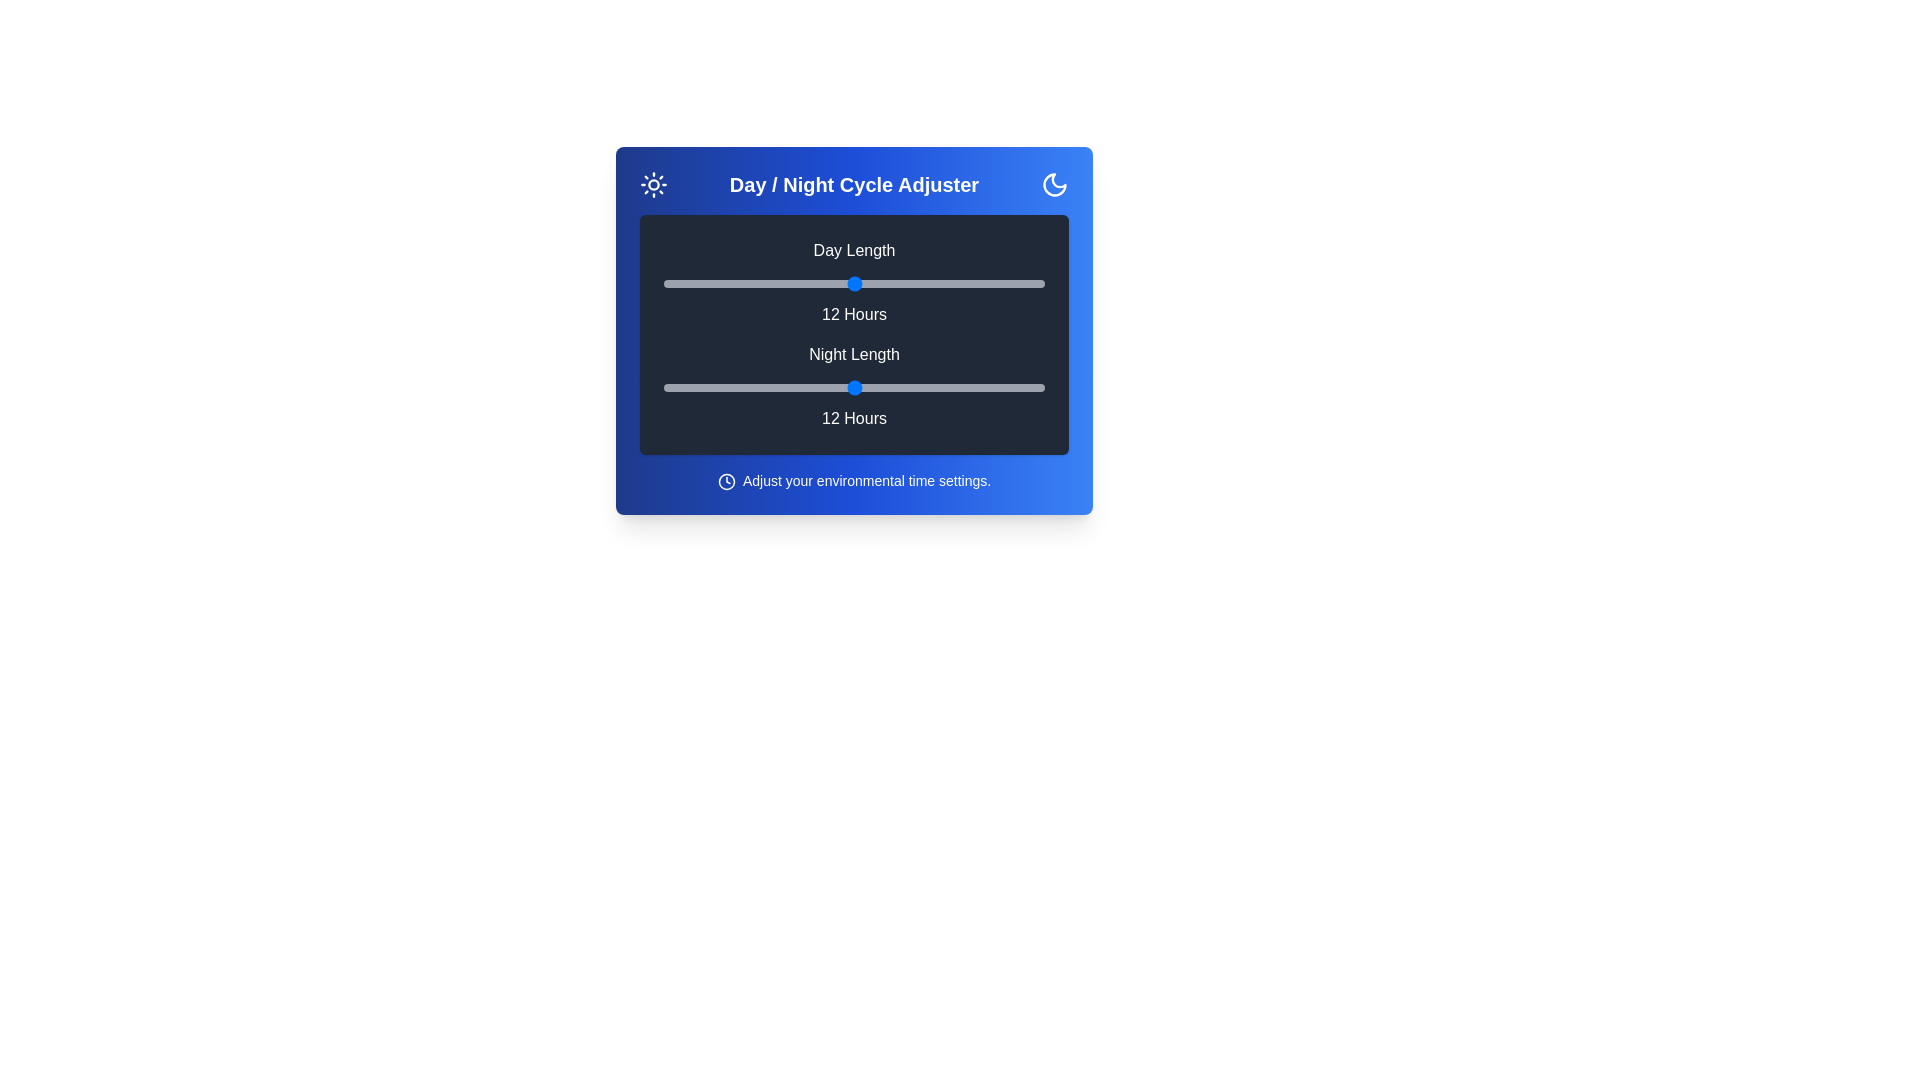 The width and height of the screenshot is (1920, 1080). I want to click on the 'Day Length' slider to set the day duration to 15 hours, so click(948, 284).